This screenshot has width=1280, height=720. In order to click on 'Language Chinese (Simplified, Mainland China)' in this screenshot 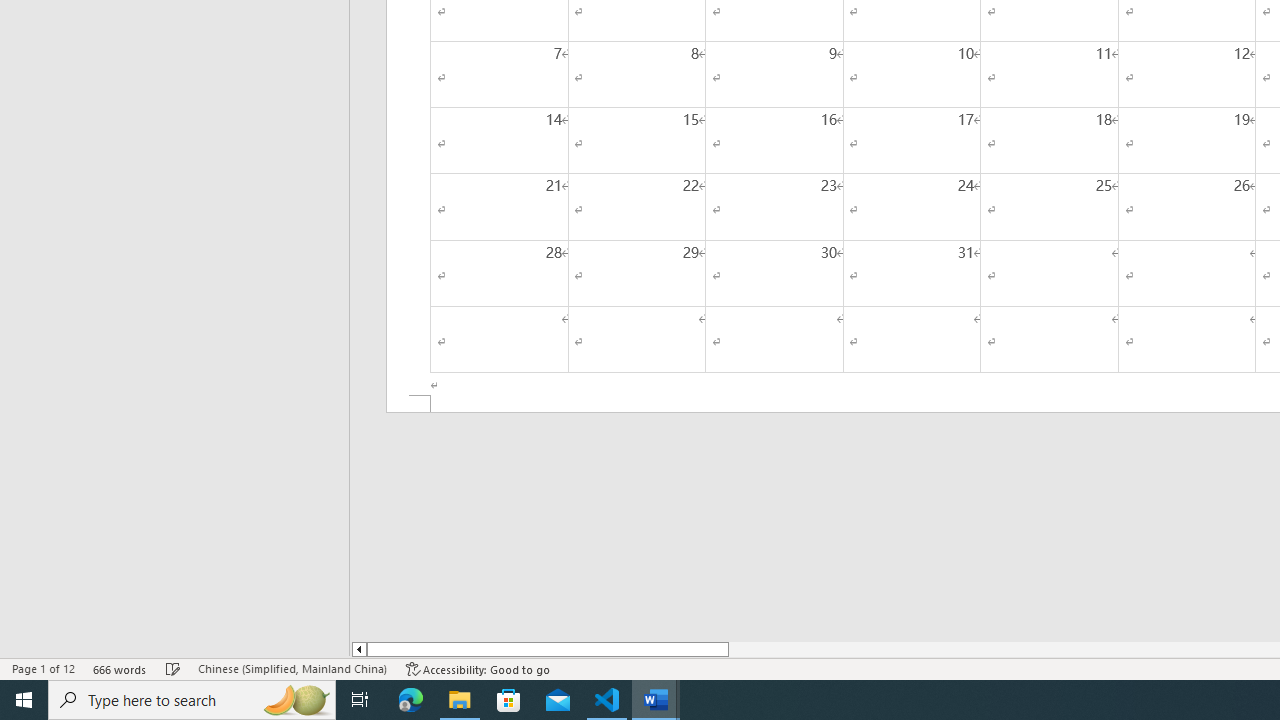, I will do `click(291, 669)`.